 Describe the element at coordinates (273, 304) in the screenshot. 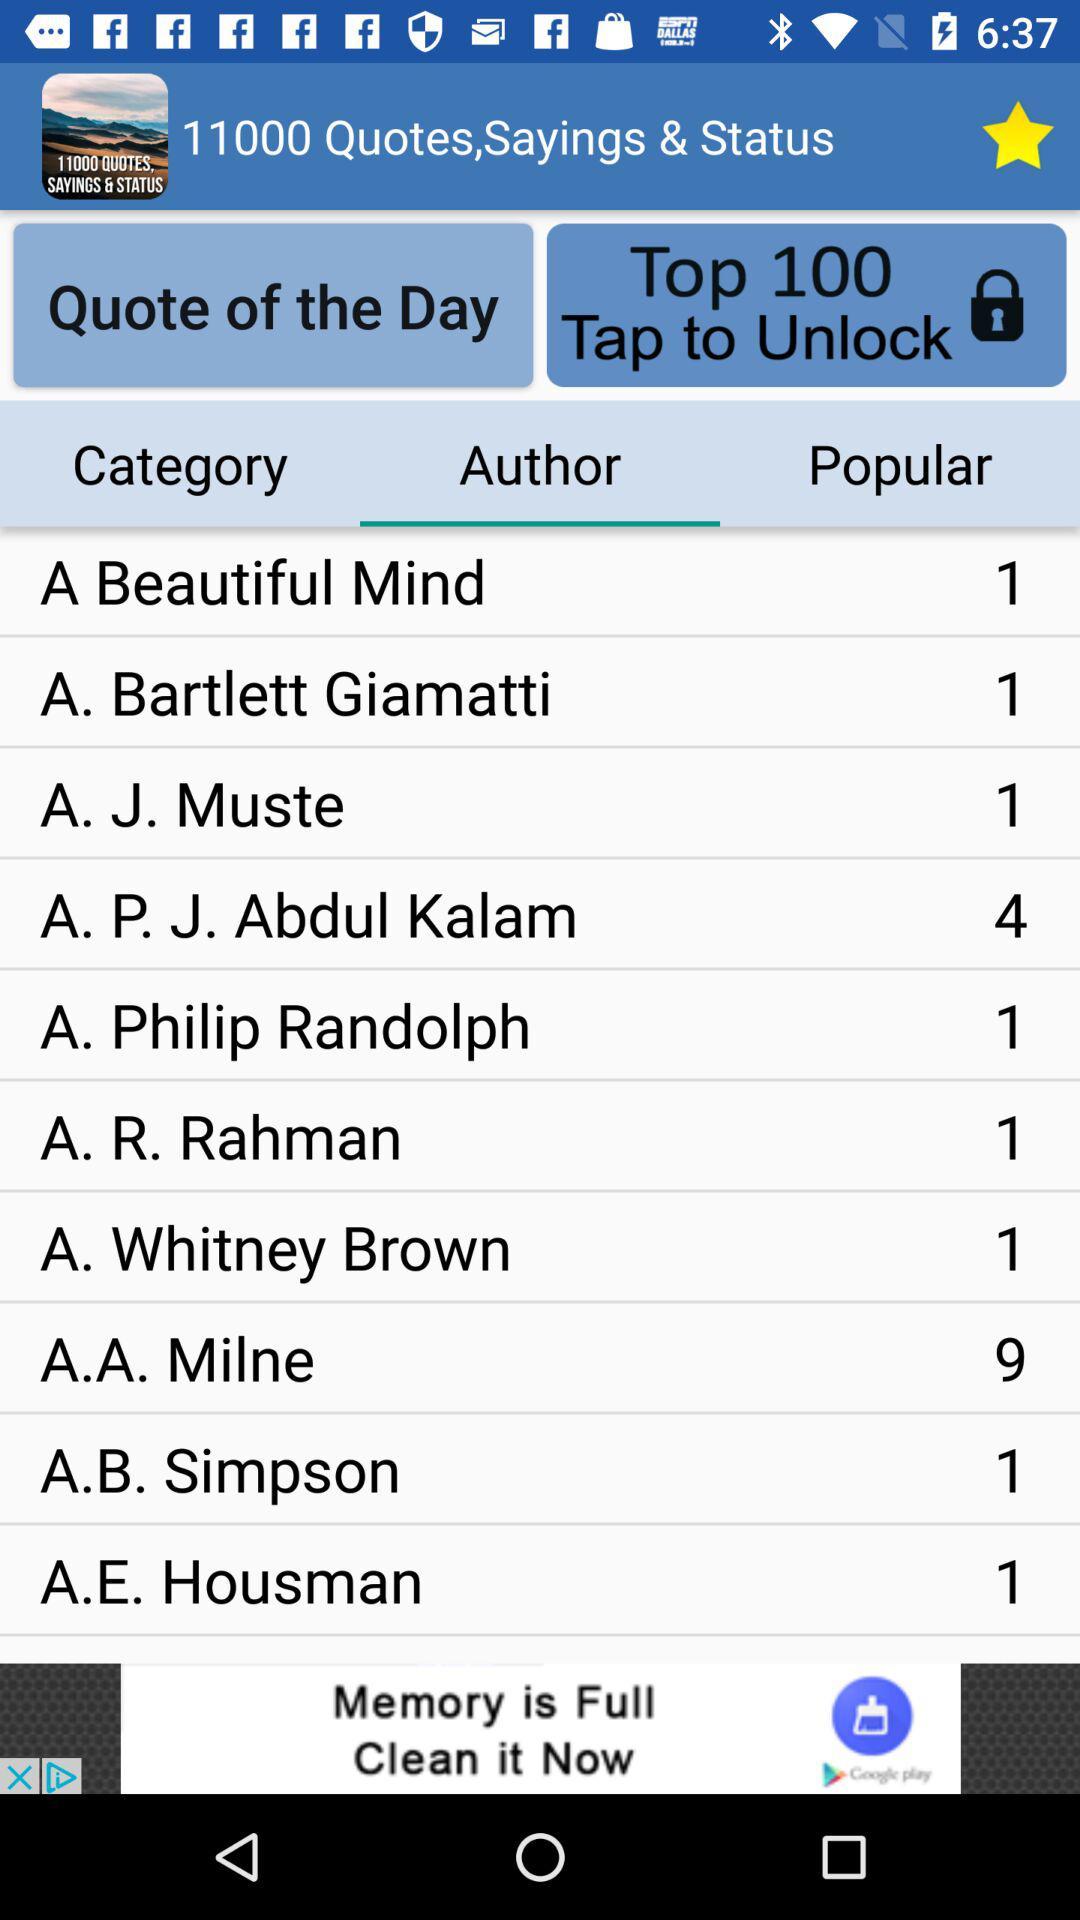

I see `the first left button` at that location.